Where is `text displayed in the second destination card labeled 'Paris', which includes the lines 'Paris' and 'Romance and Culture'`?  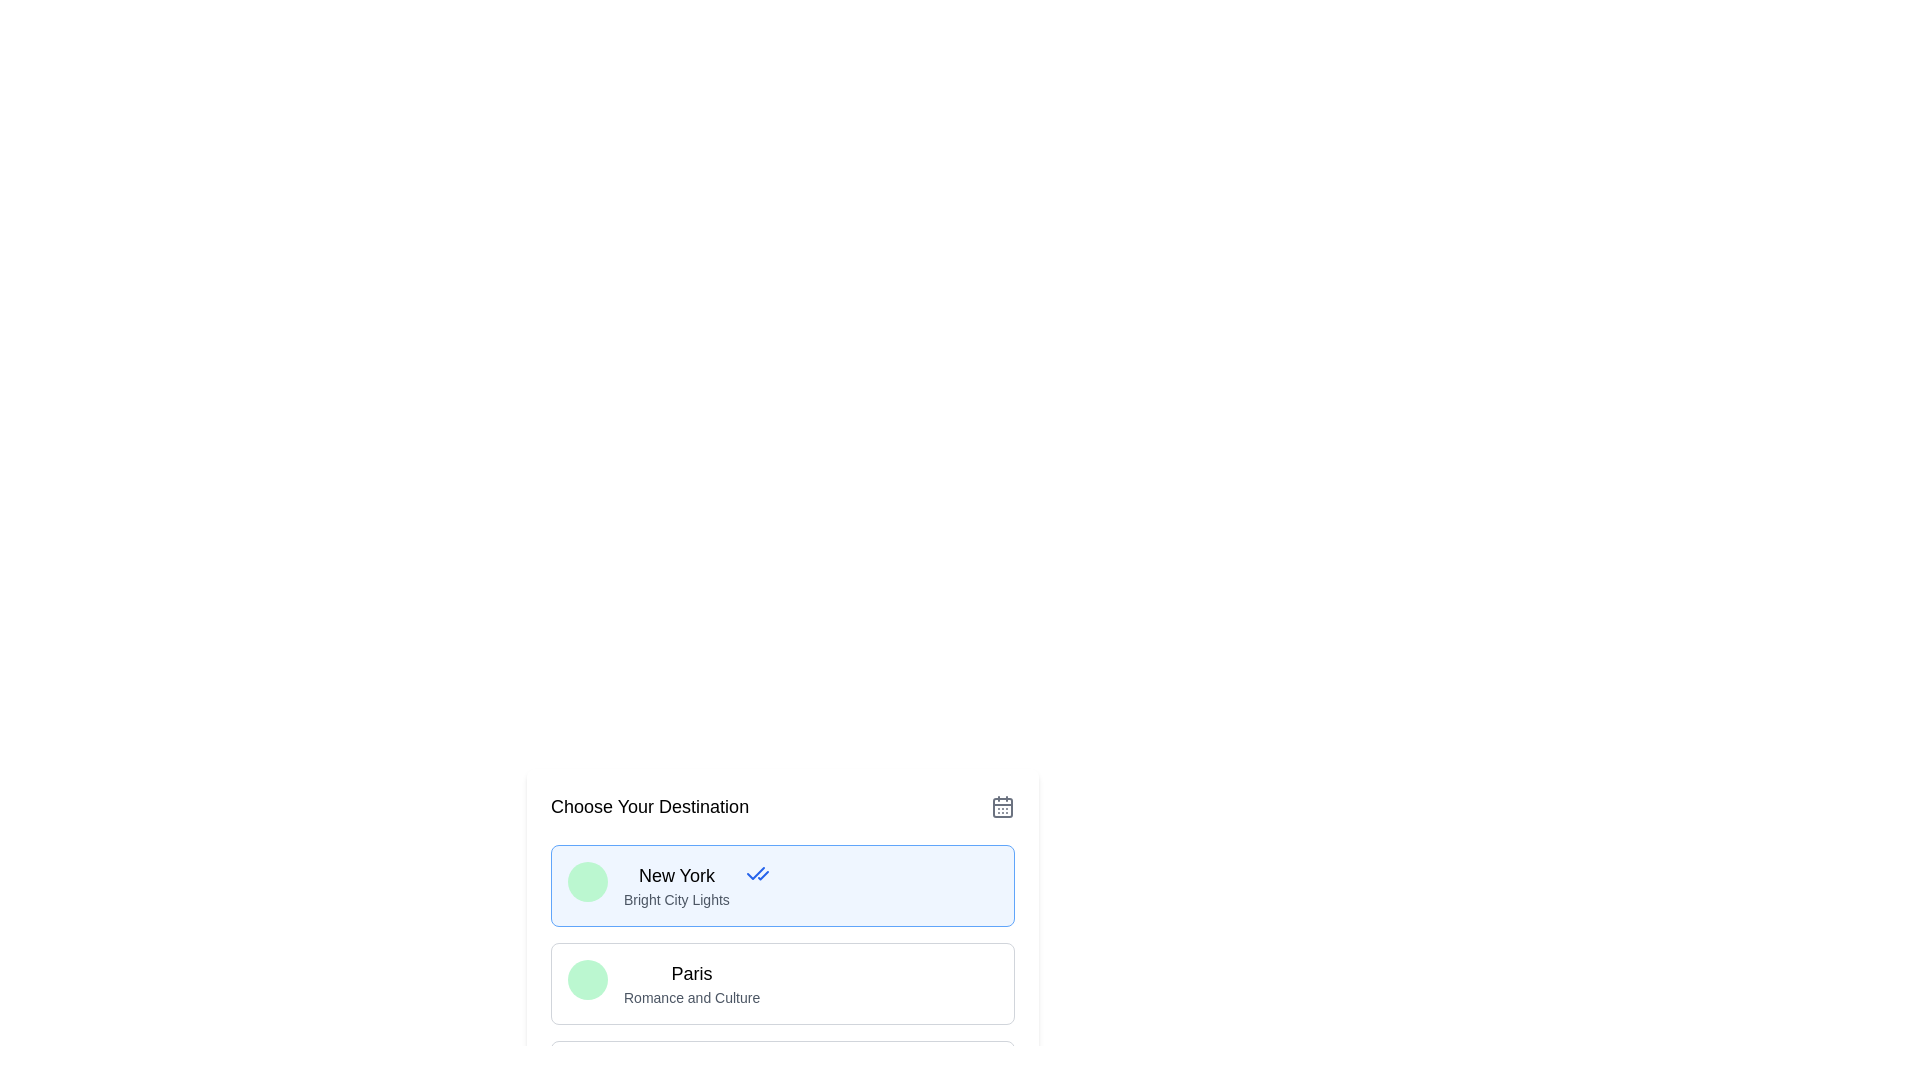 text displayed in the second destination card labeled 'Paris', which includes the lines 'Paris' and 'Romance and Culture' is located at coordinates (692, 982).